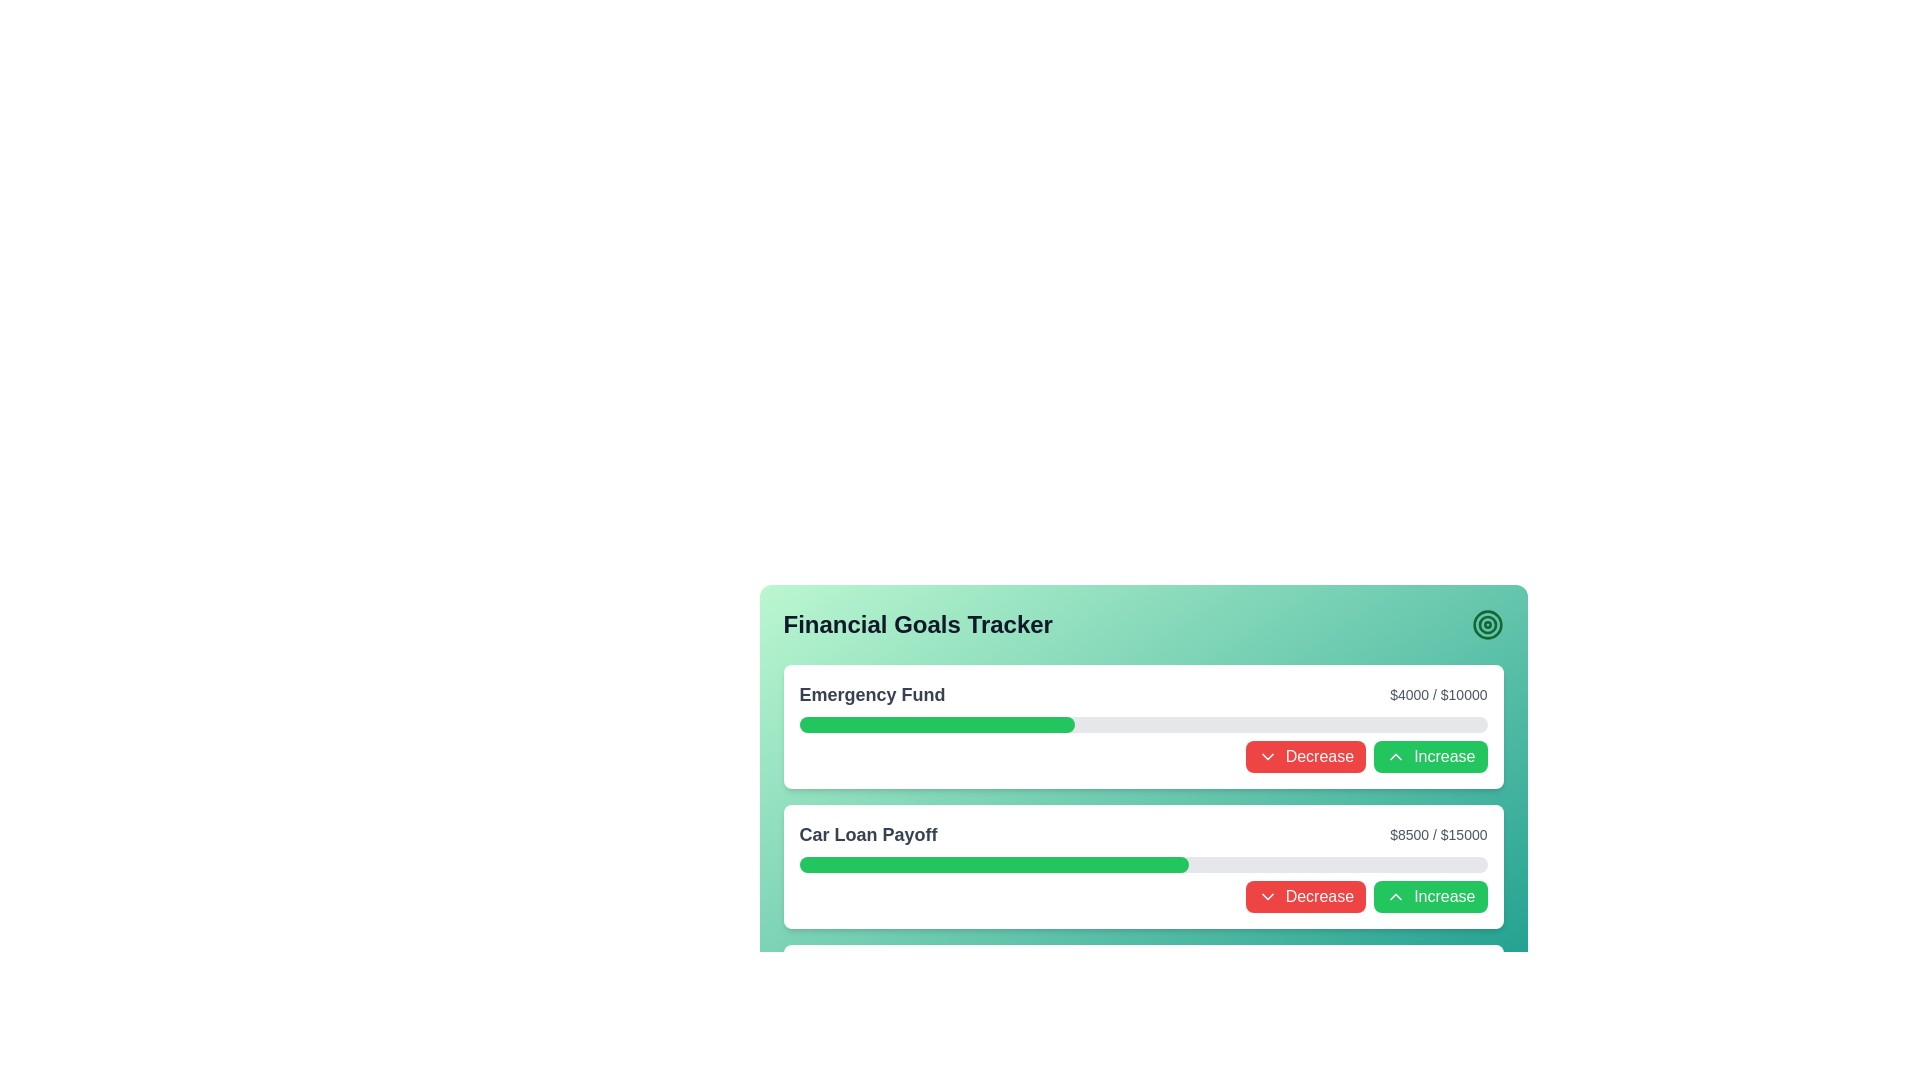  I want to click on the text label displaying the current and target amounts for the 'Emergency Fund' financial goal, located on the right side of the 'Emergency Fund' section, just above the progress bar, so click(1437, 693).